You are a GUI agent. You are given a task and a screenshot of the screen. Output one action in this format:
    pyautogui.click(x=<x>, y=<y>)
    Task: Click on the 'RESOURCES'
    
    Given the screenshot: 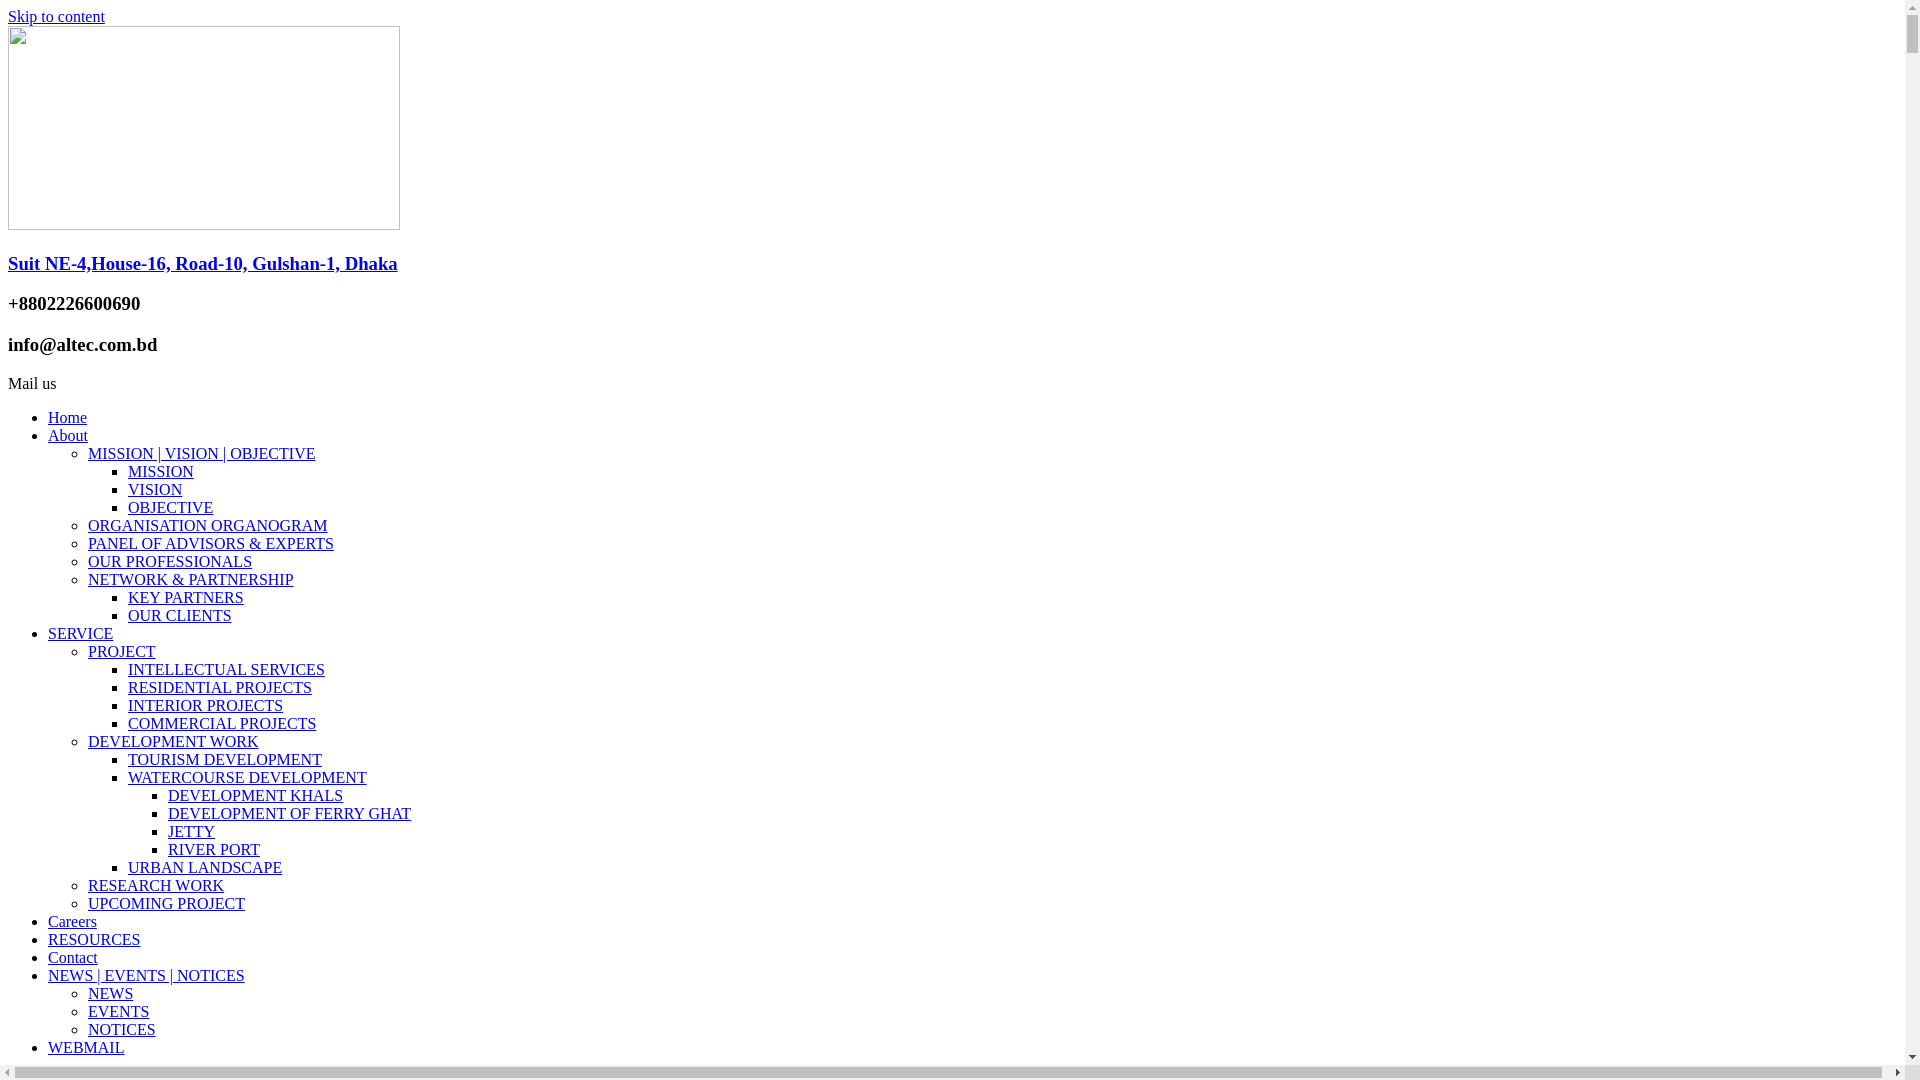 What is the action you would take?
    pyautogui.click(x=48, y=939)
    